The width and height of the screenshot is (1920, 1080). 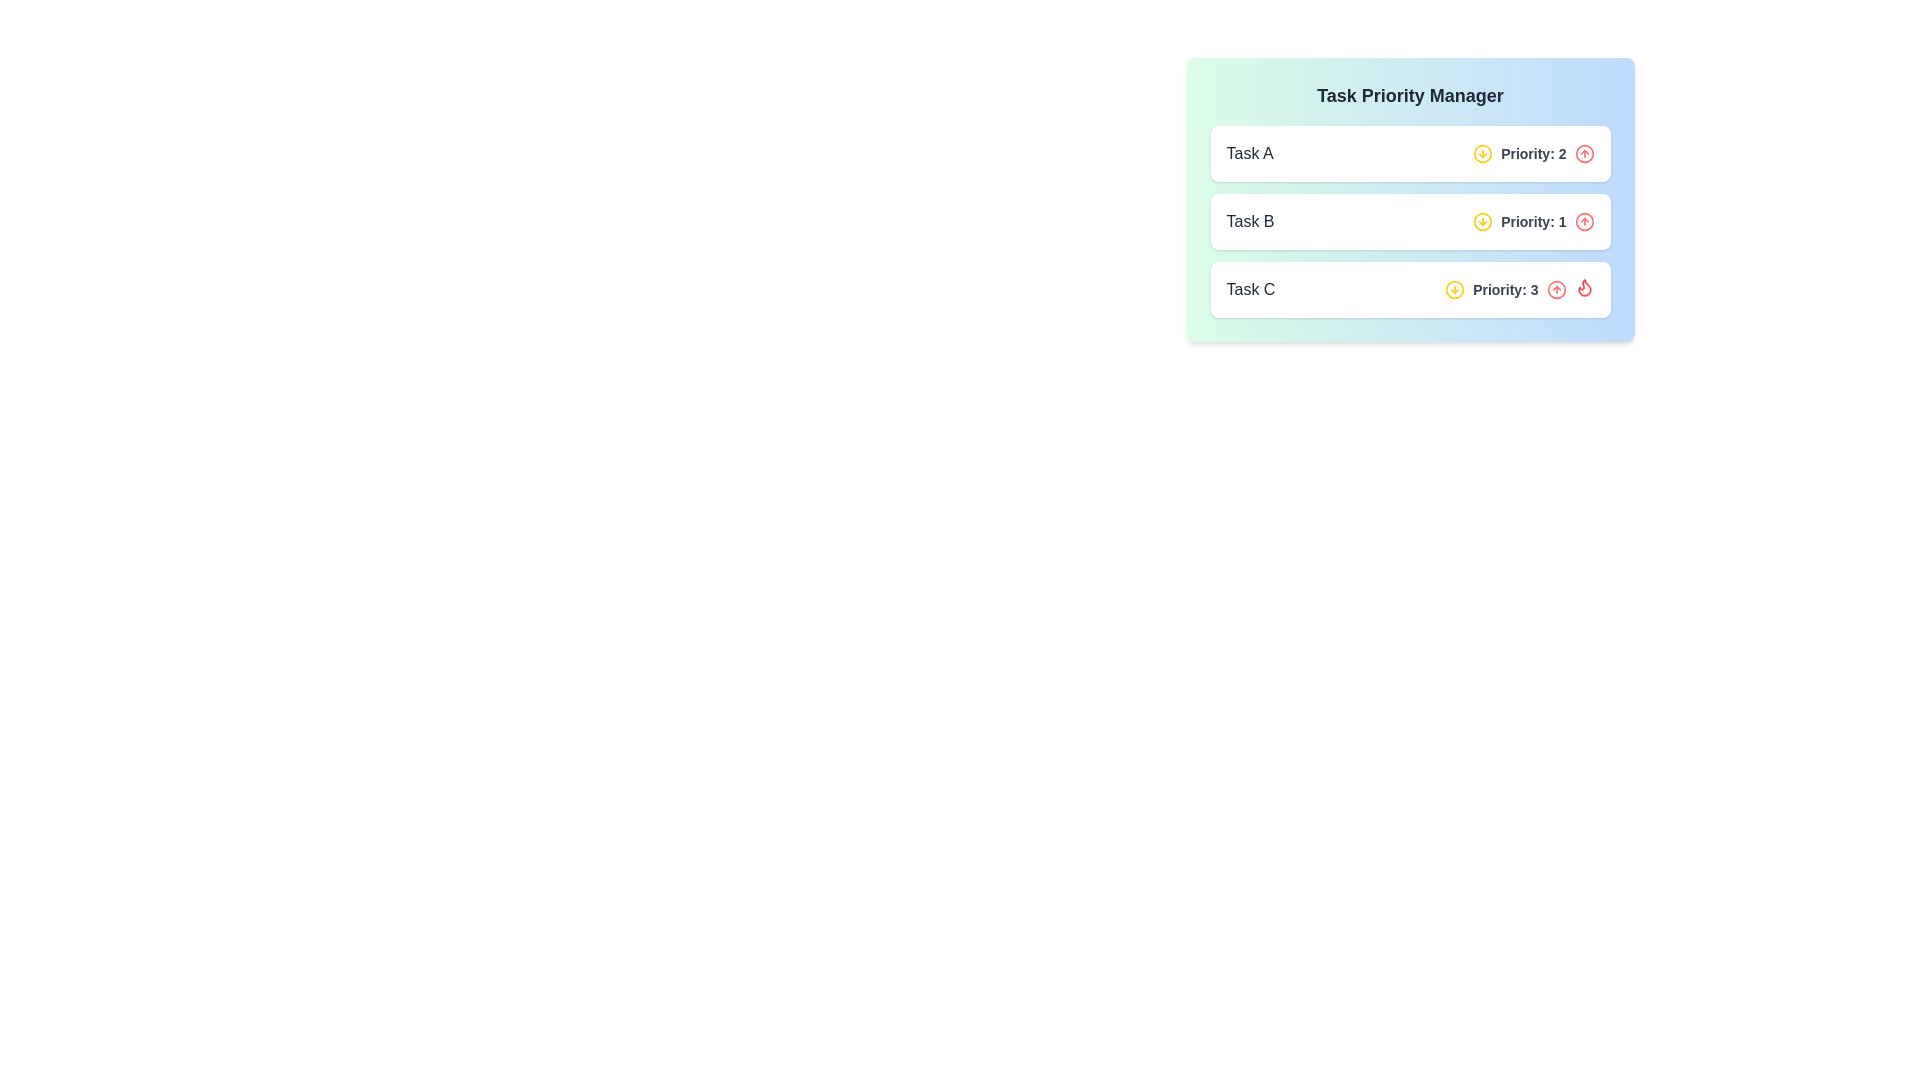 I want to click on the static text element indicating the priority level of 'Task B' in the 'Task Priority Manager', so click(x=1532, y=222).